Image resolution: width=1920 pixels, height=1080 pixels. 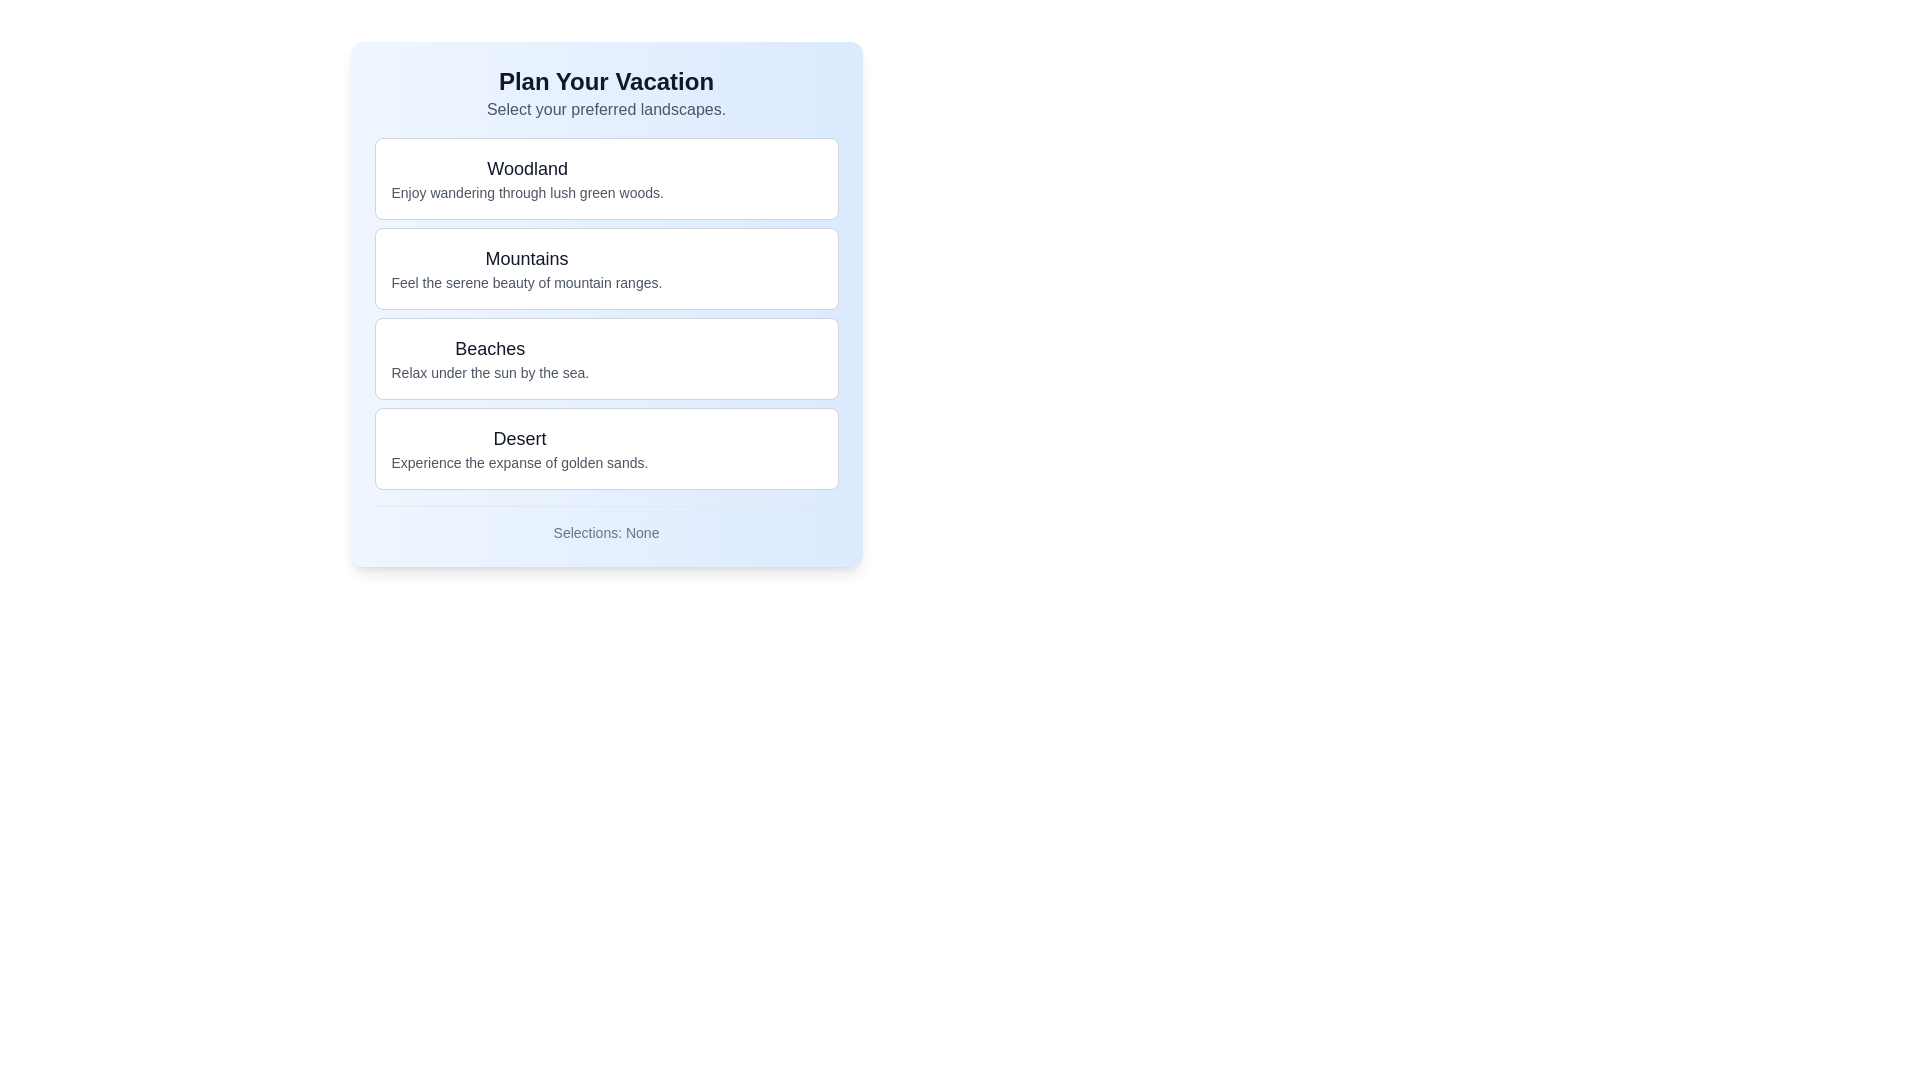 I want to click on the 'Desert' theme selectable card, which is the fourth card in the list under 'Plan Your Vacation', so click(x=605, y=447).